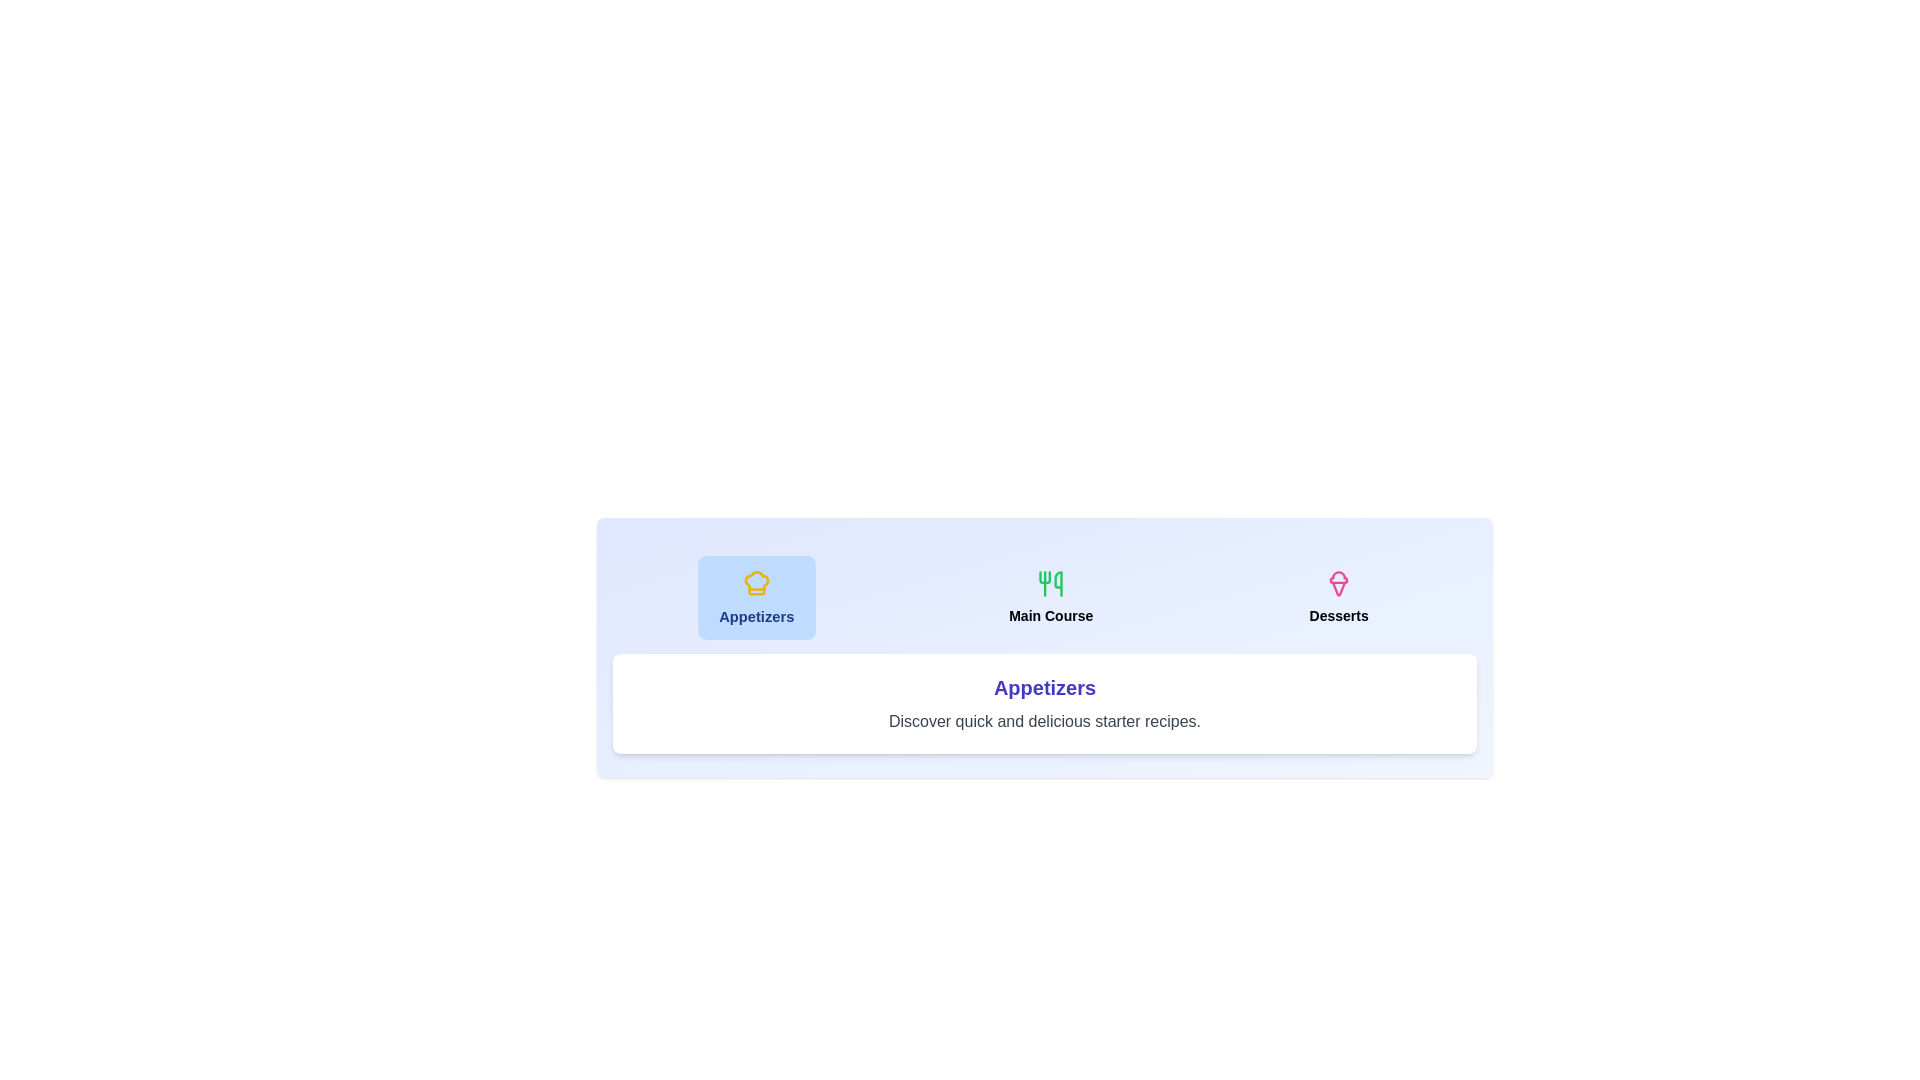 This screenshot has width=1920, height=1080. What do you see at coordinates (1339, 596) in the screenshot?
I see `the tab labeled Desserts to display its associated category` at bounding box center [1339, 596].